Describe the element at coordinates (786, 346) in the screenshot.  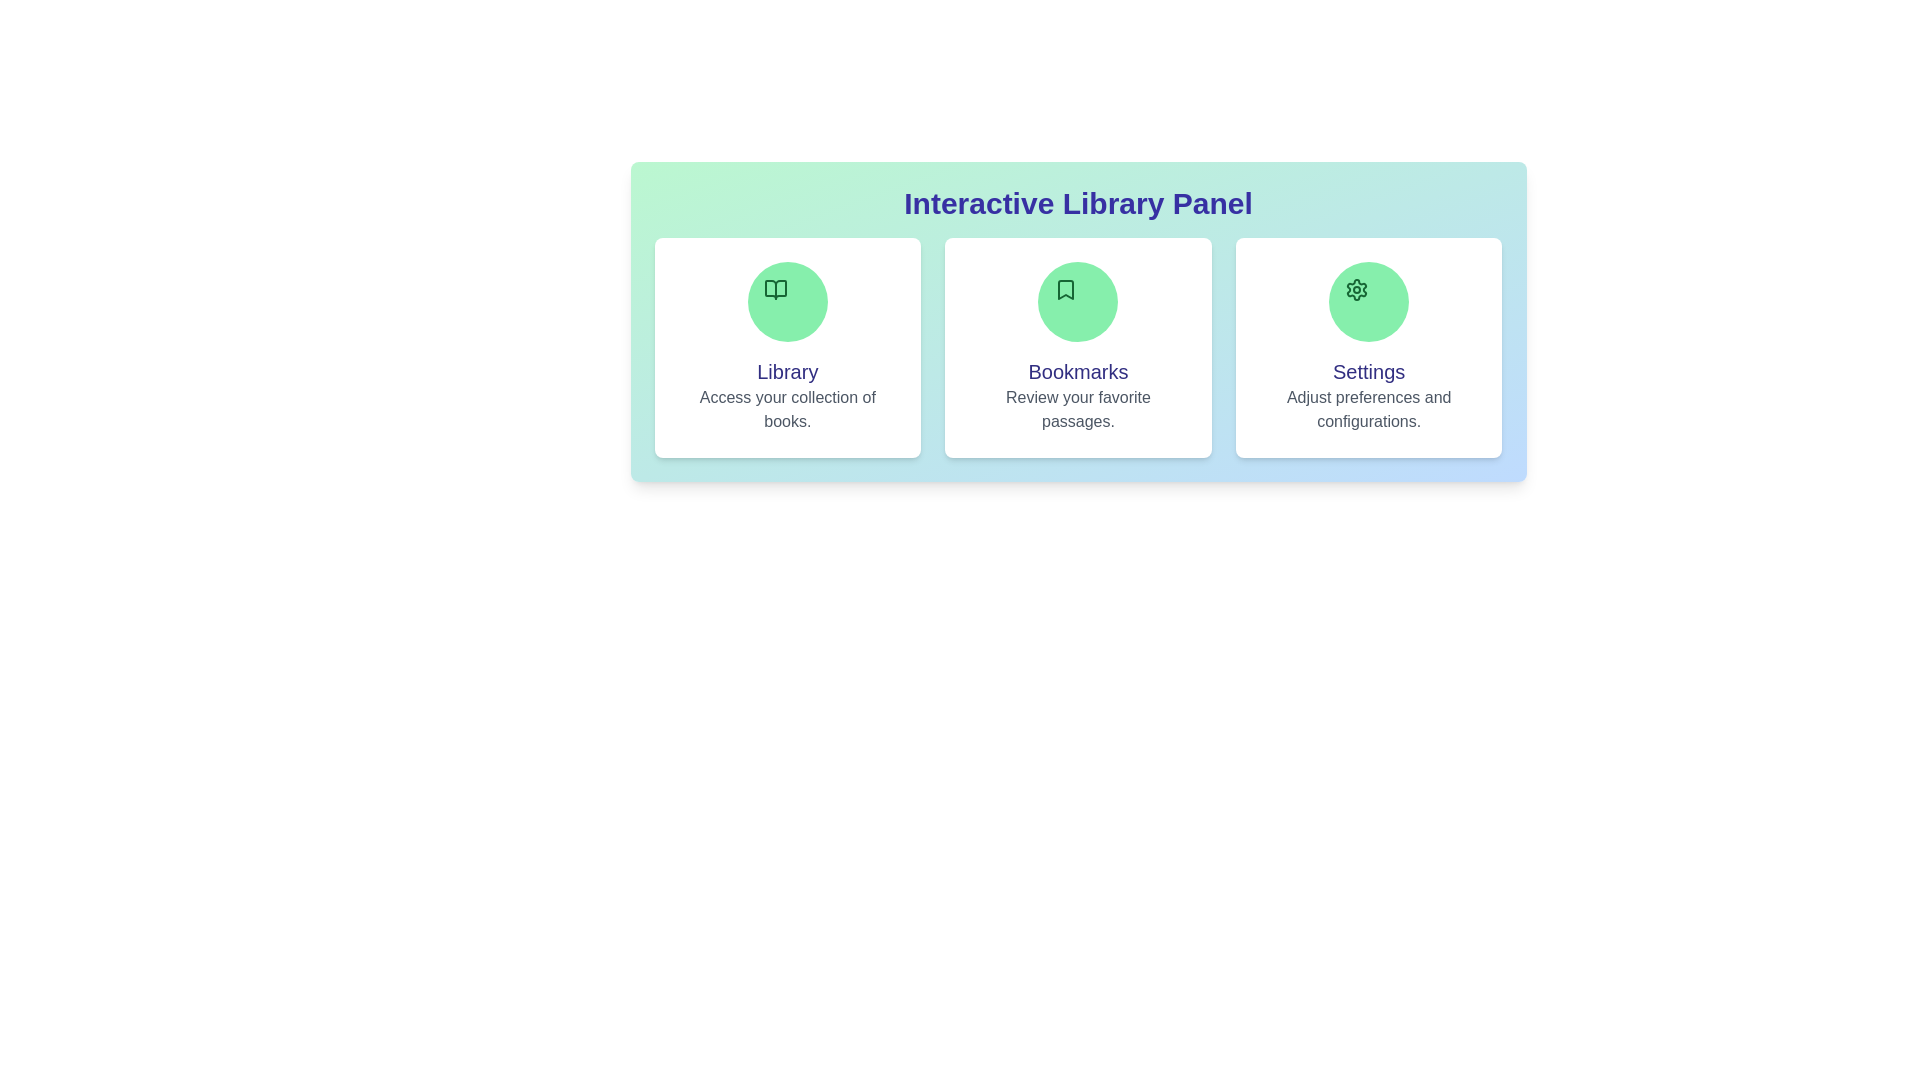
I see `the Library section to see its hover effect` at that location.